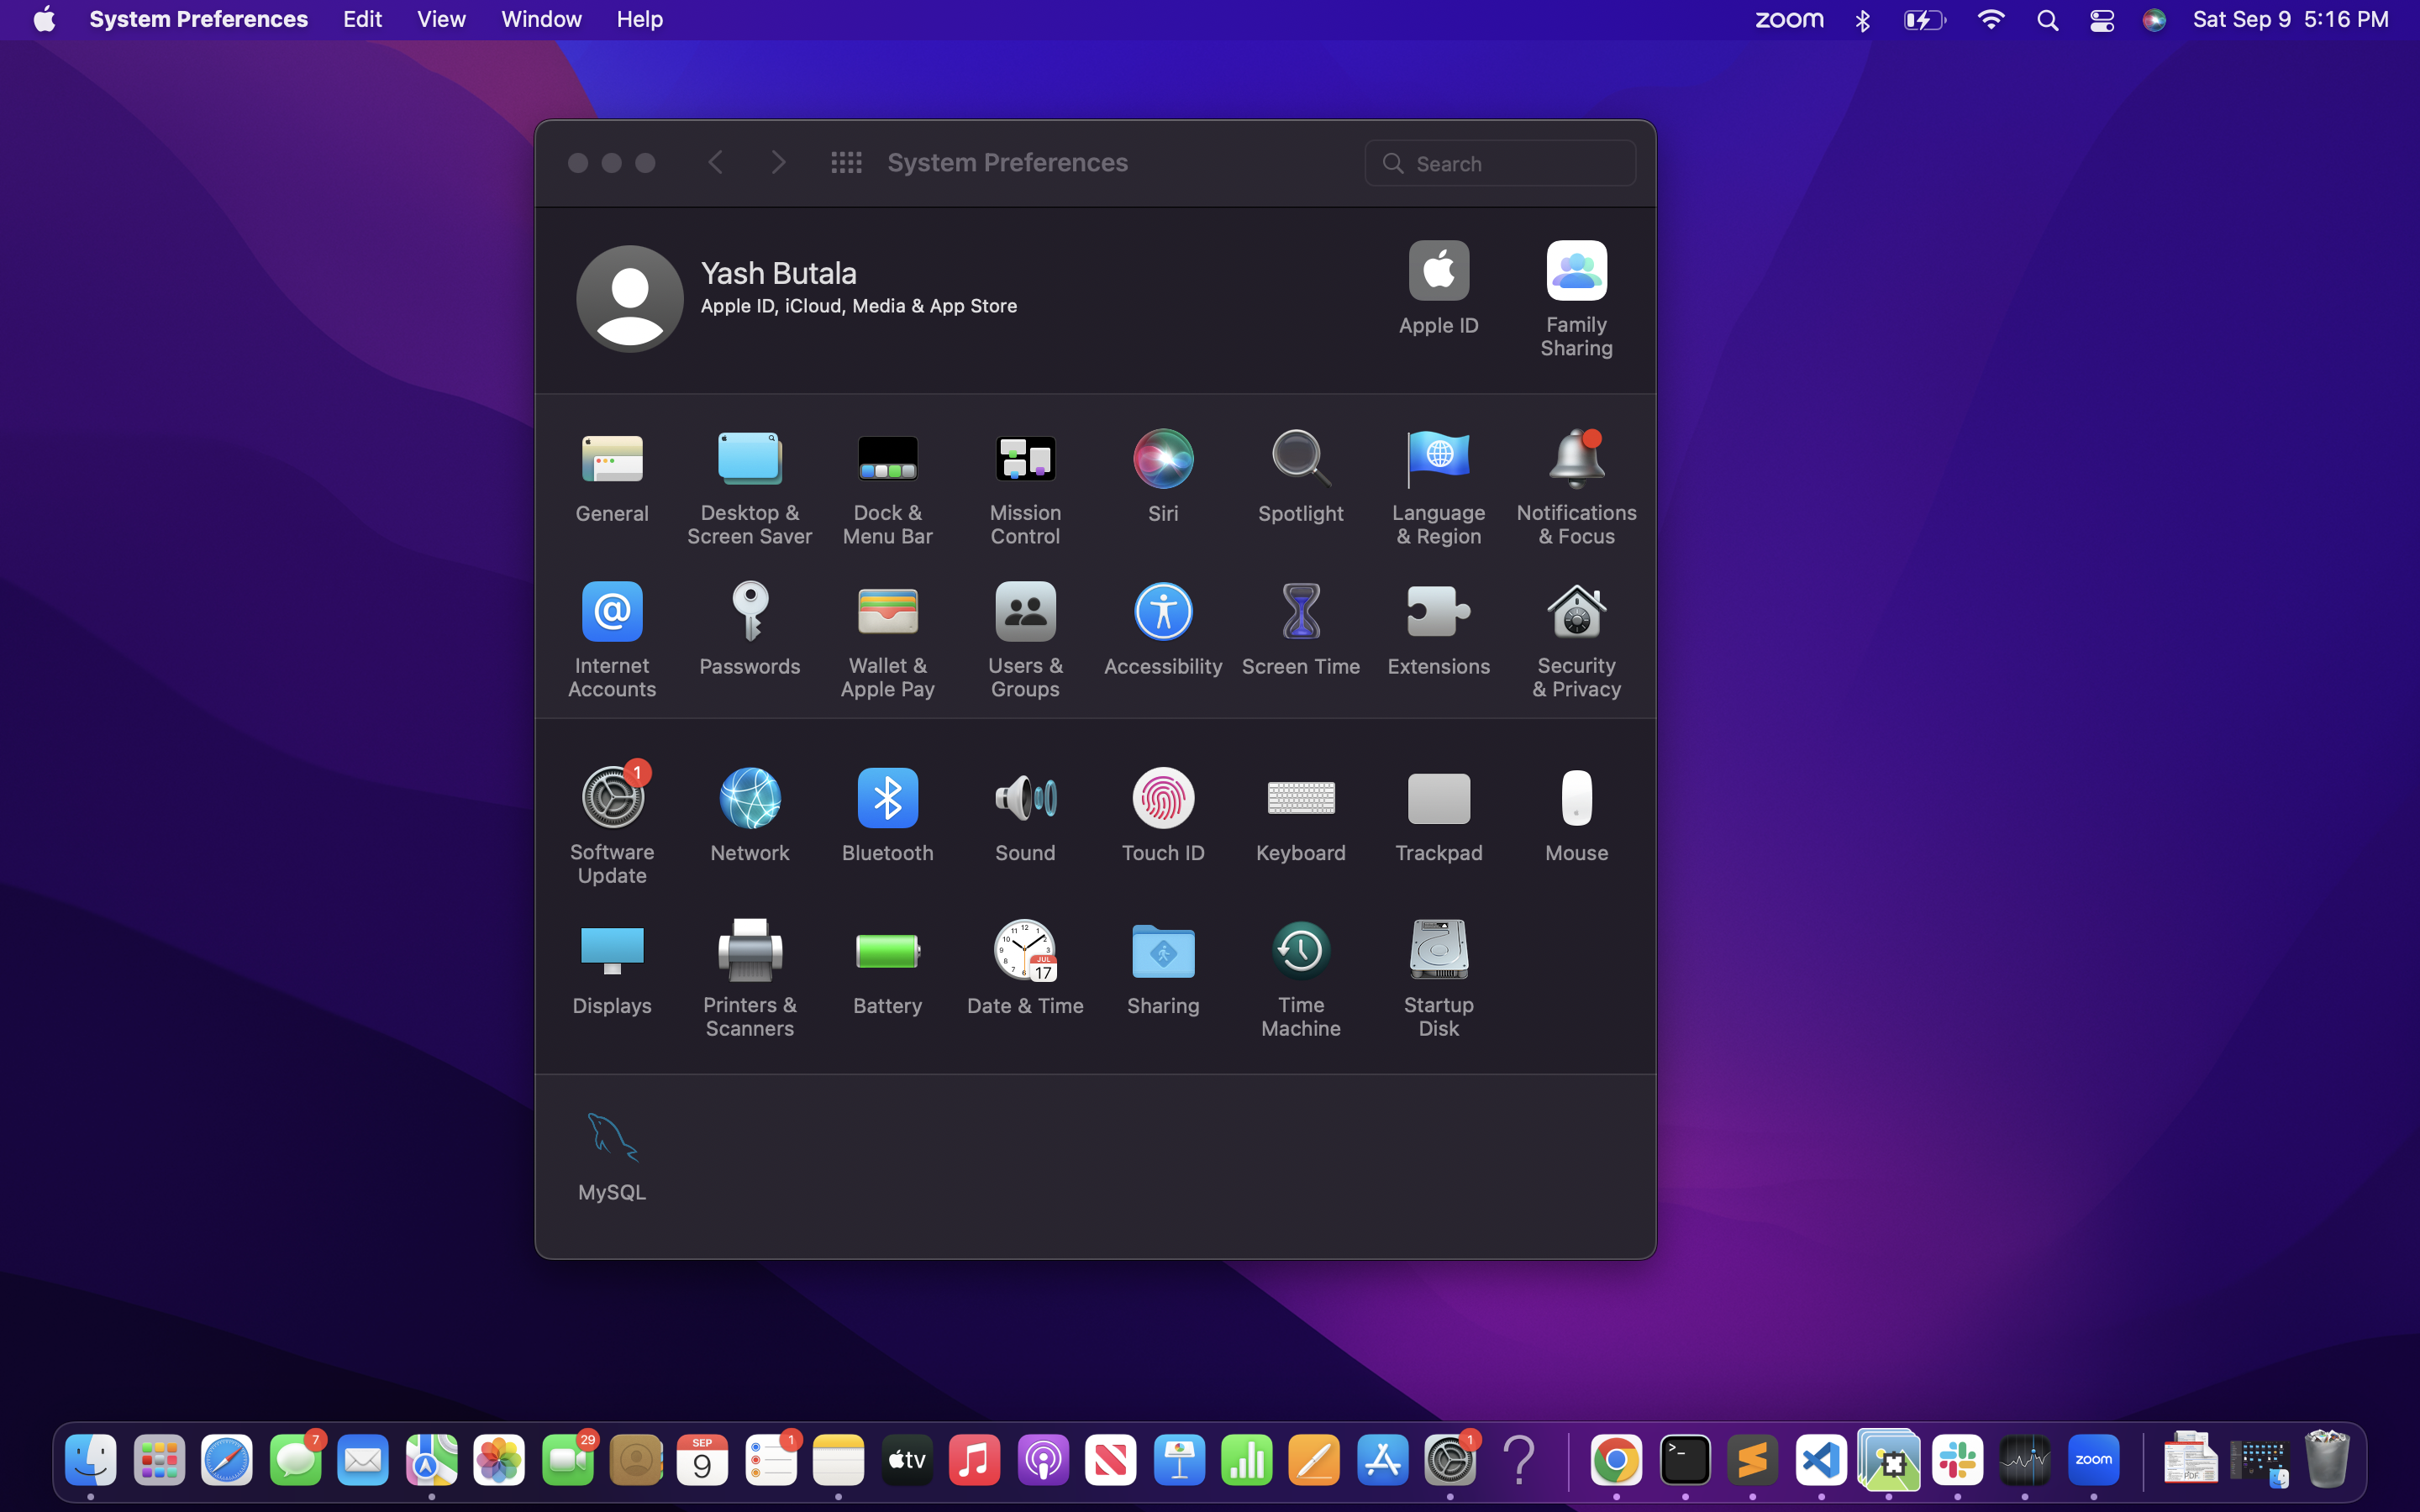  What do you see at coordinates (1440, 809) in the screenshot?
I see `the settings for the trackpad` at bounding box center [1440, 809].